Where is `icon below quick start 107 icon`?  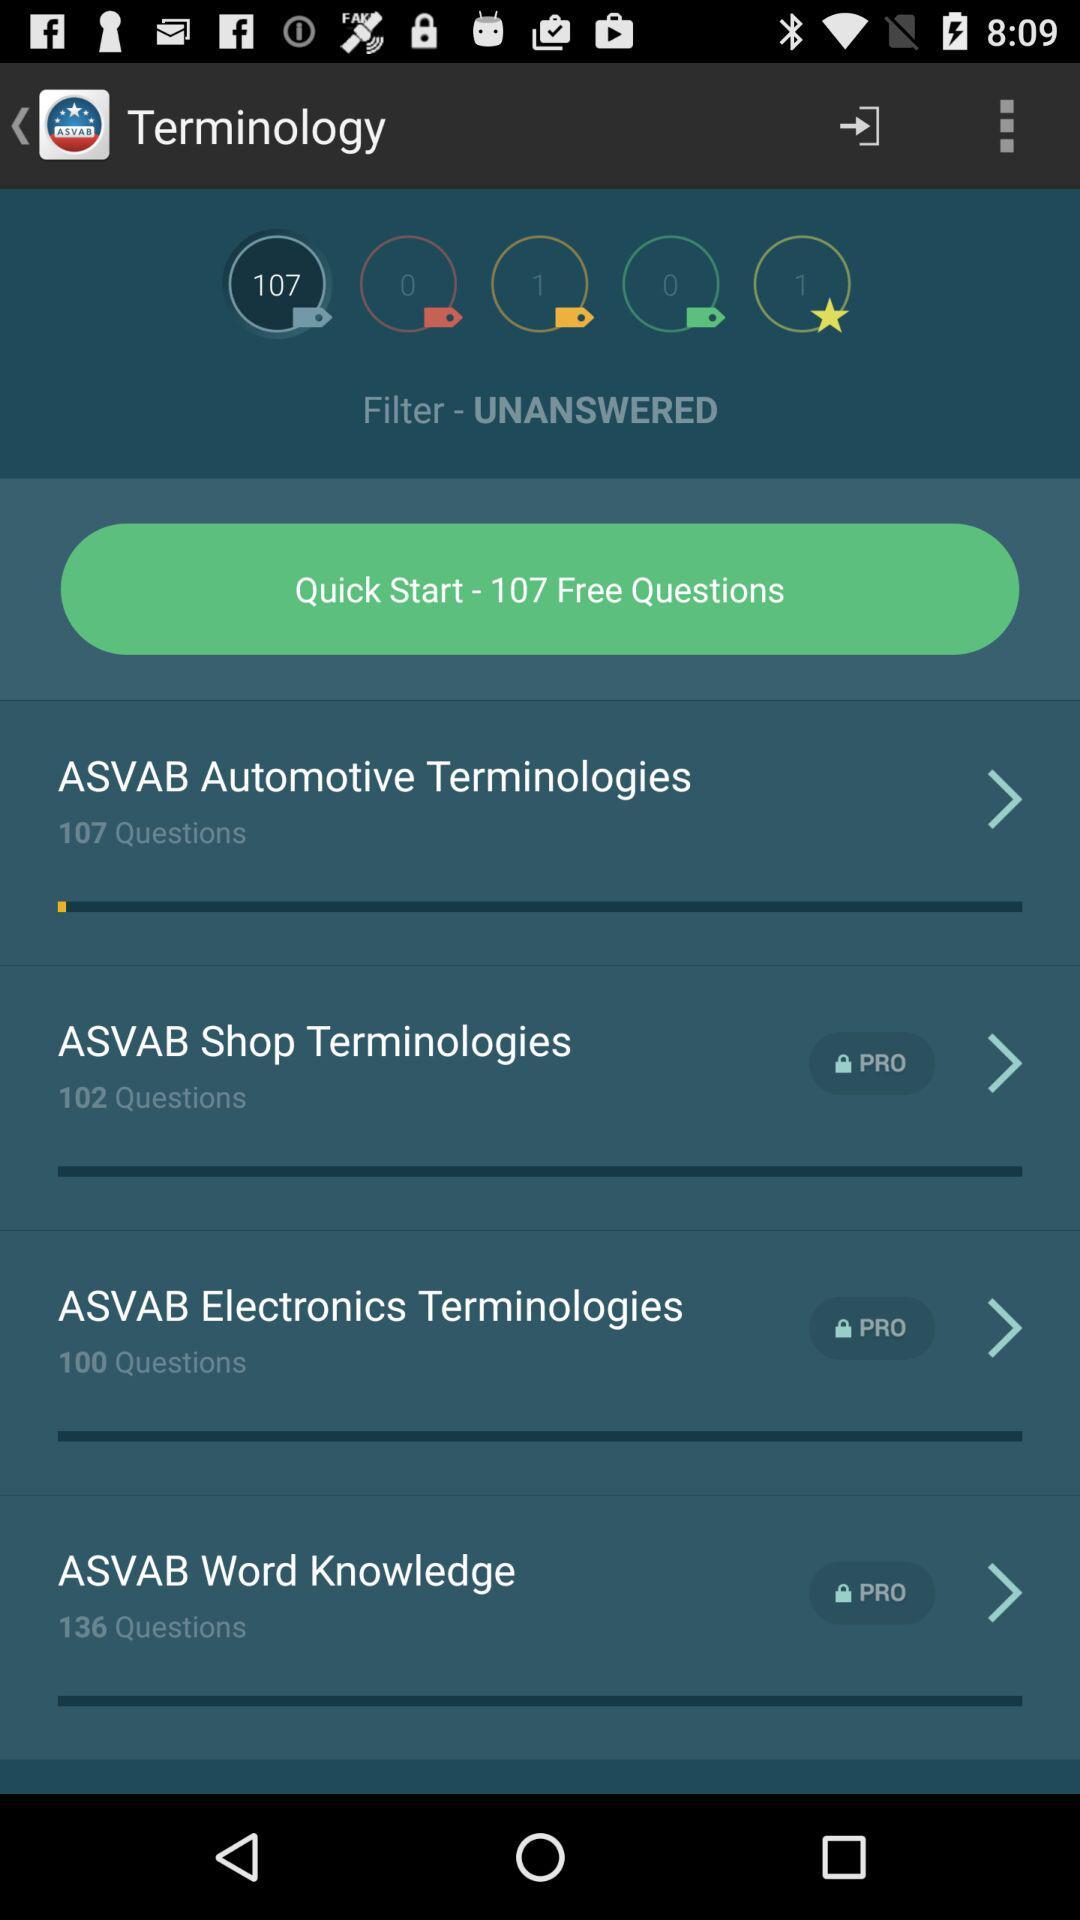
icon below quick start 107 icon is located at coordinates (540, 700).